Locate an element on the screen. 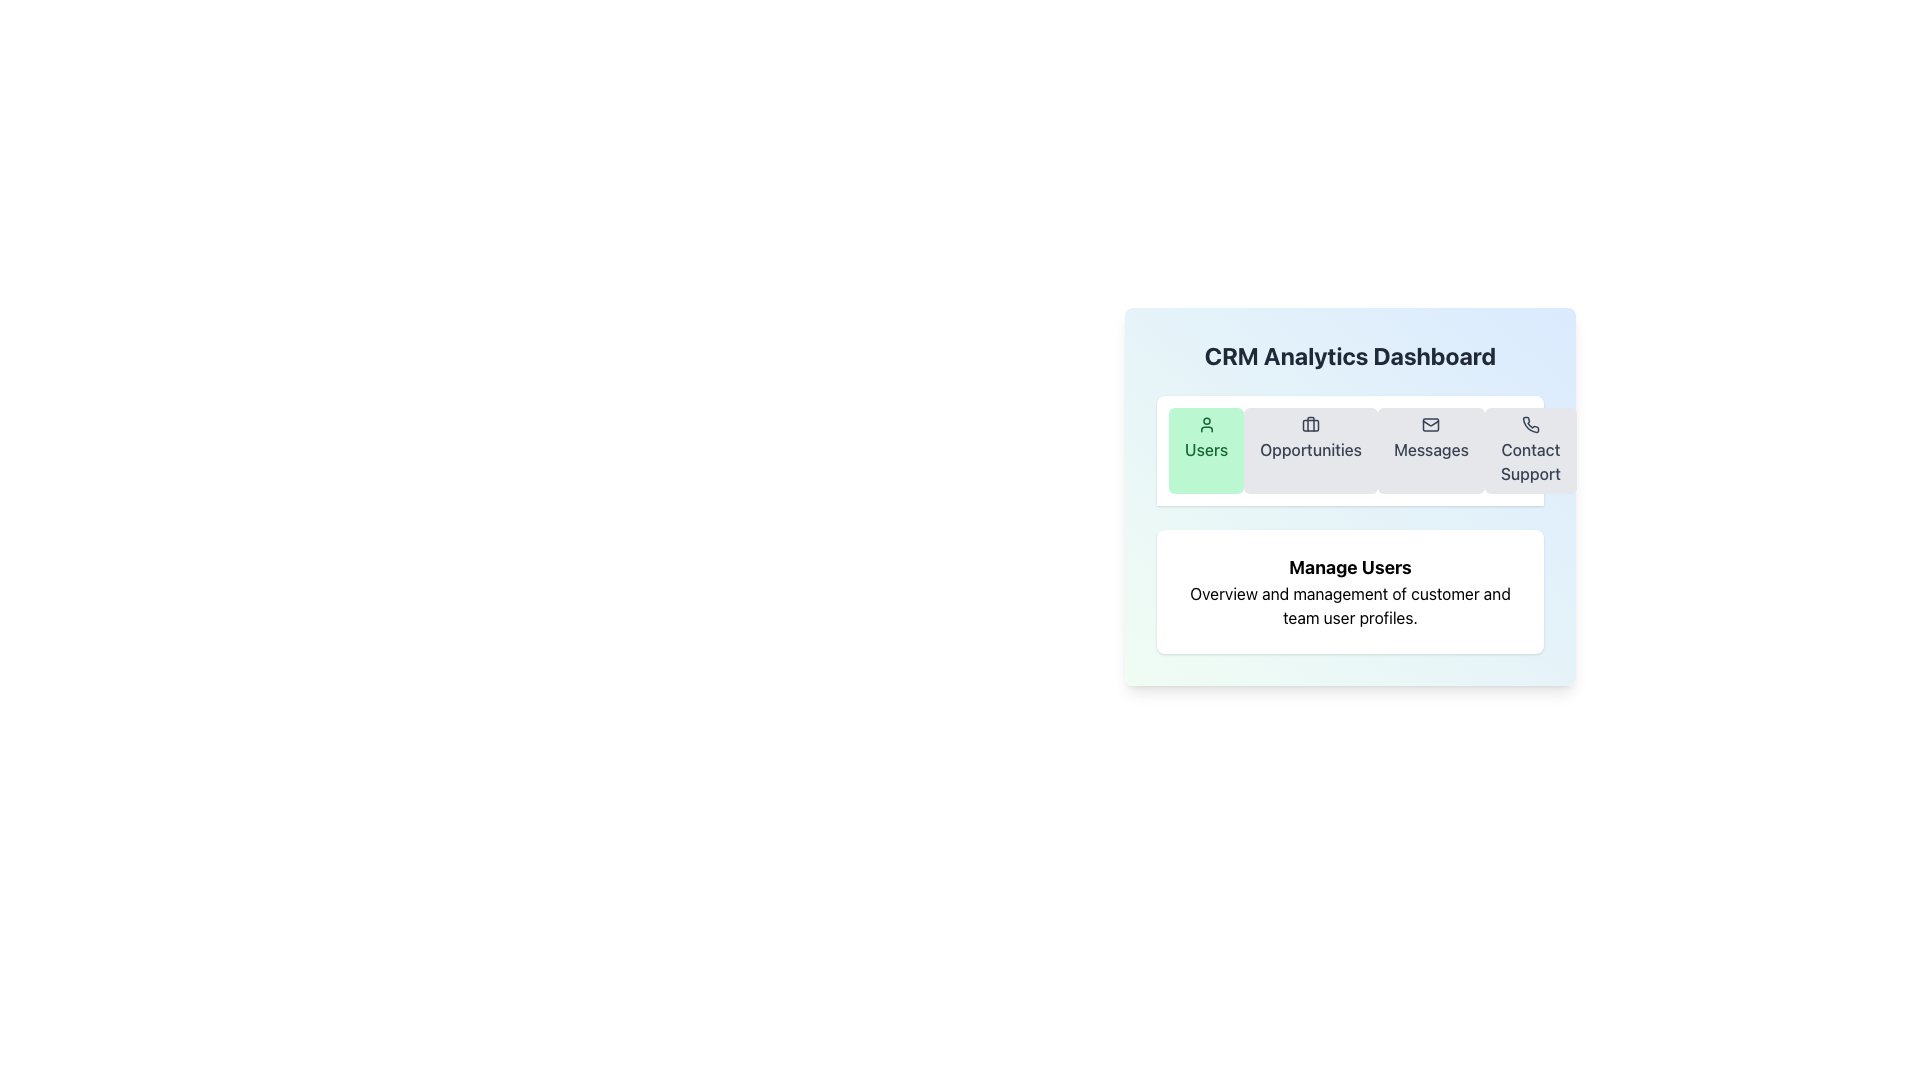 This screenshot has width=1920, height=1080. the descriptive text located under the 'Manage Users' heading that reads: 'Overview and management of customer and team user profiles.' is located at coordinates (1350, 604).